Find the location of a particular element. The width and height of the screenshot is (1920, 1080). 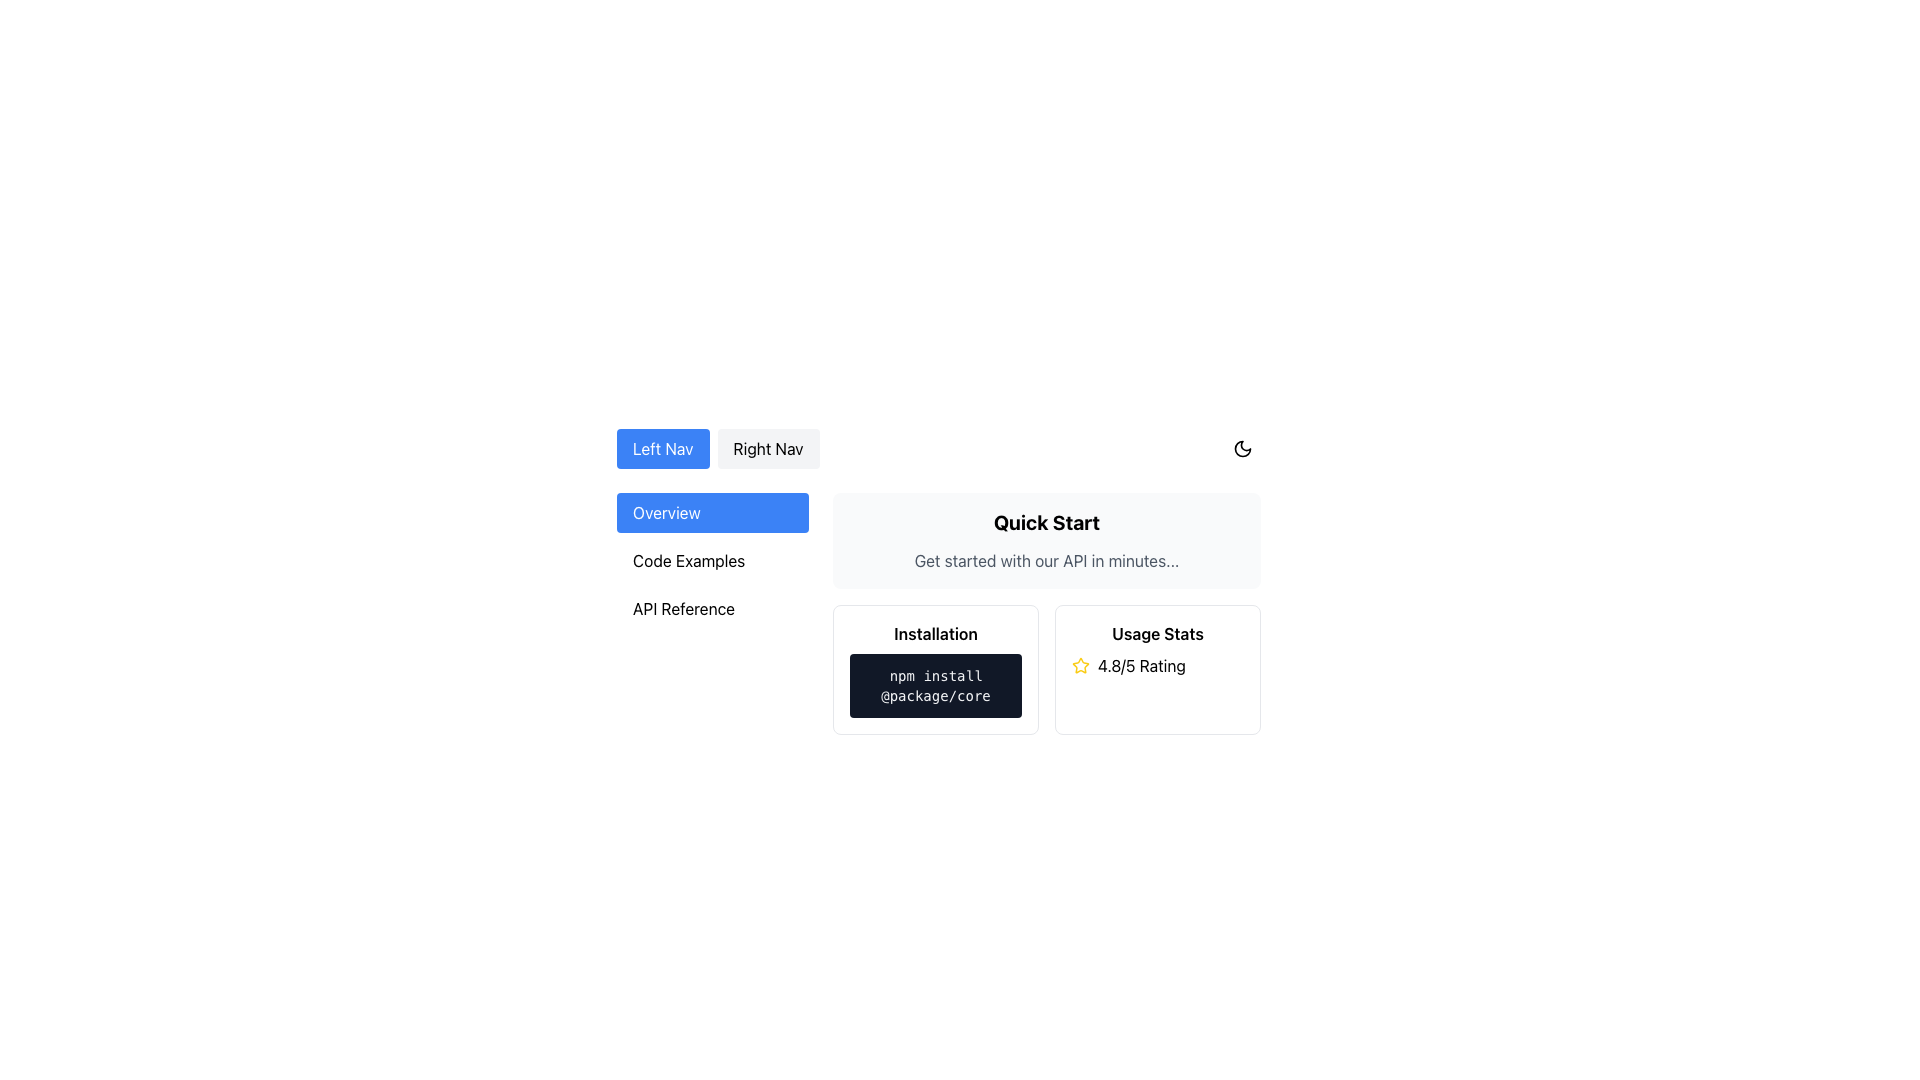

the moon icon button located near the top-right corner of the interface is located at coordinates (1242, 447).